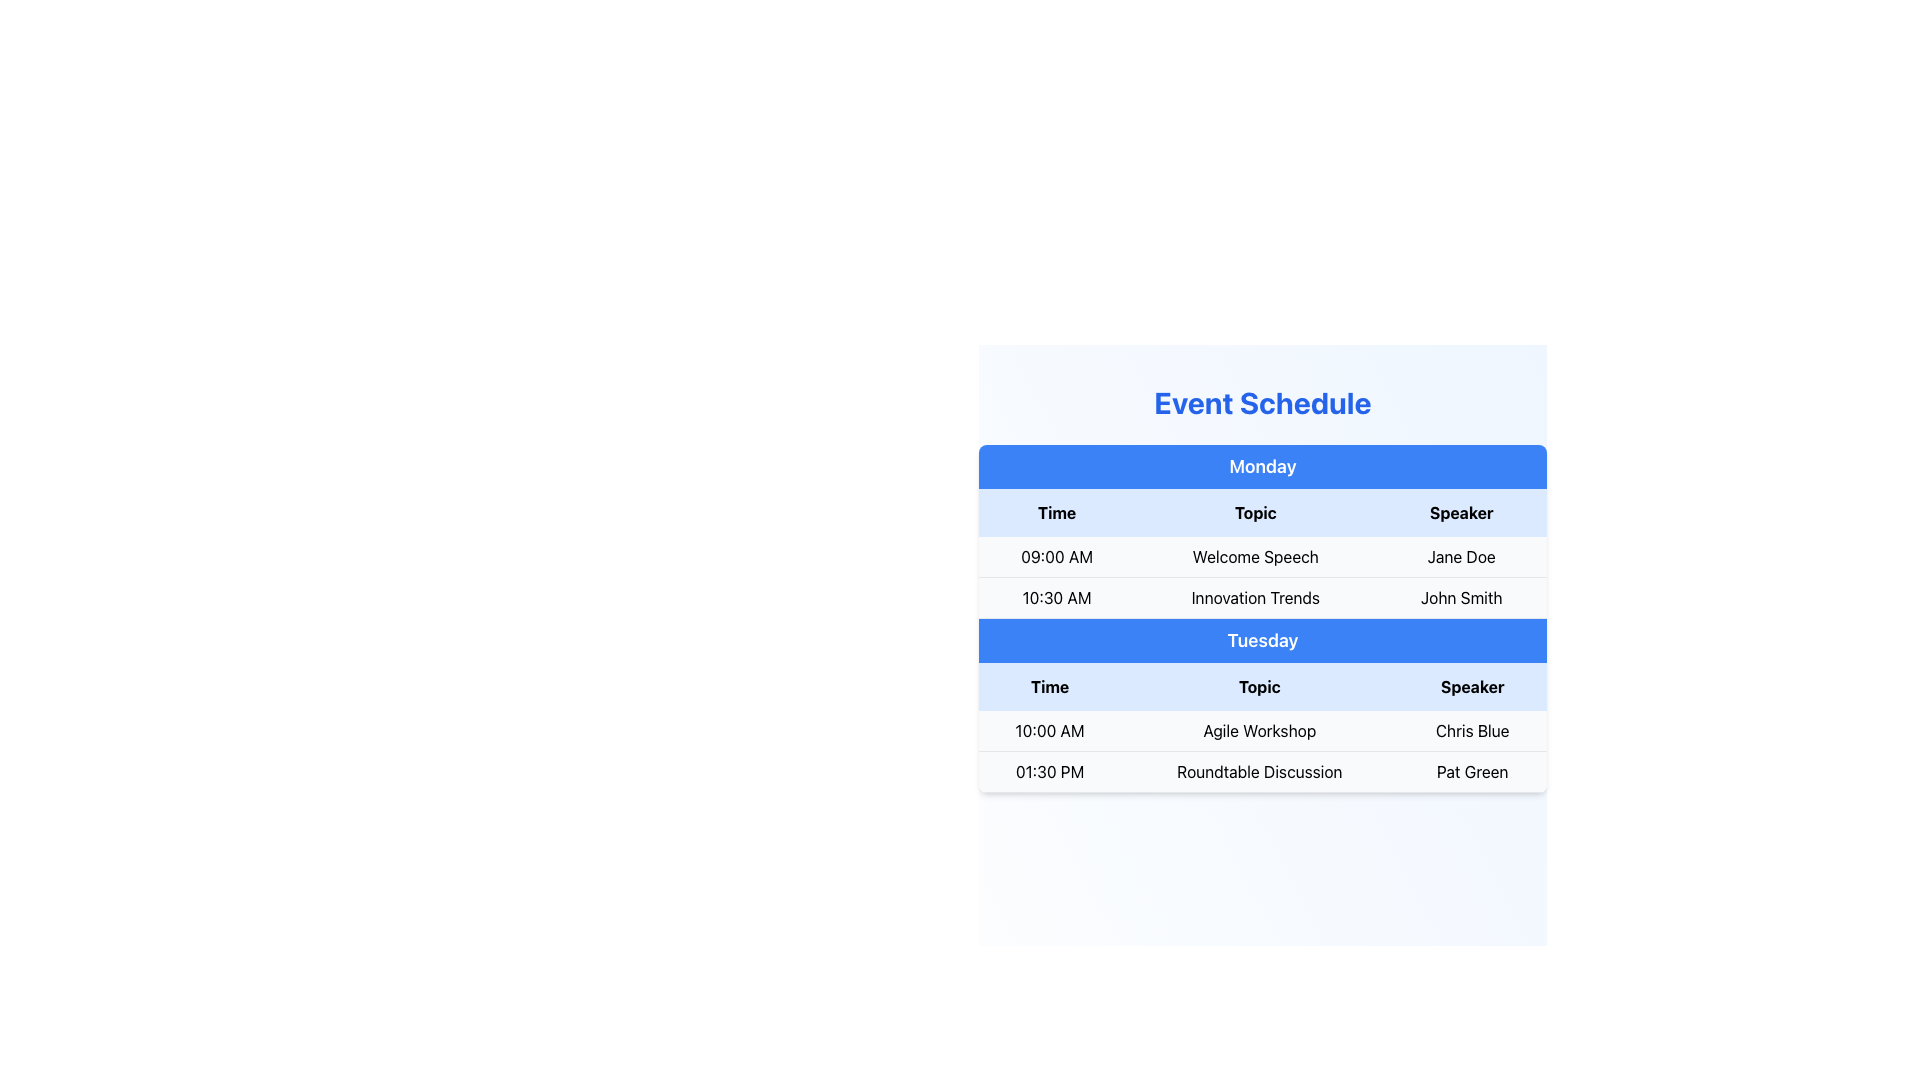  I want to click on the text label that serves as a header for the events scheduled for Tuesday, which is located directly below the 'Monday' row in the event schedule, so click(1261, 640).